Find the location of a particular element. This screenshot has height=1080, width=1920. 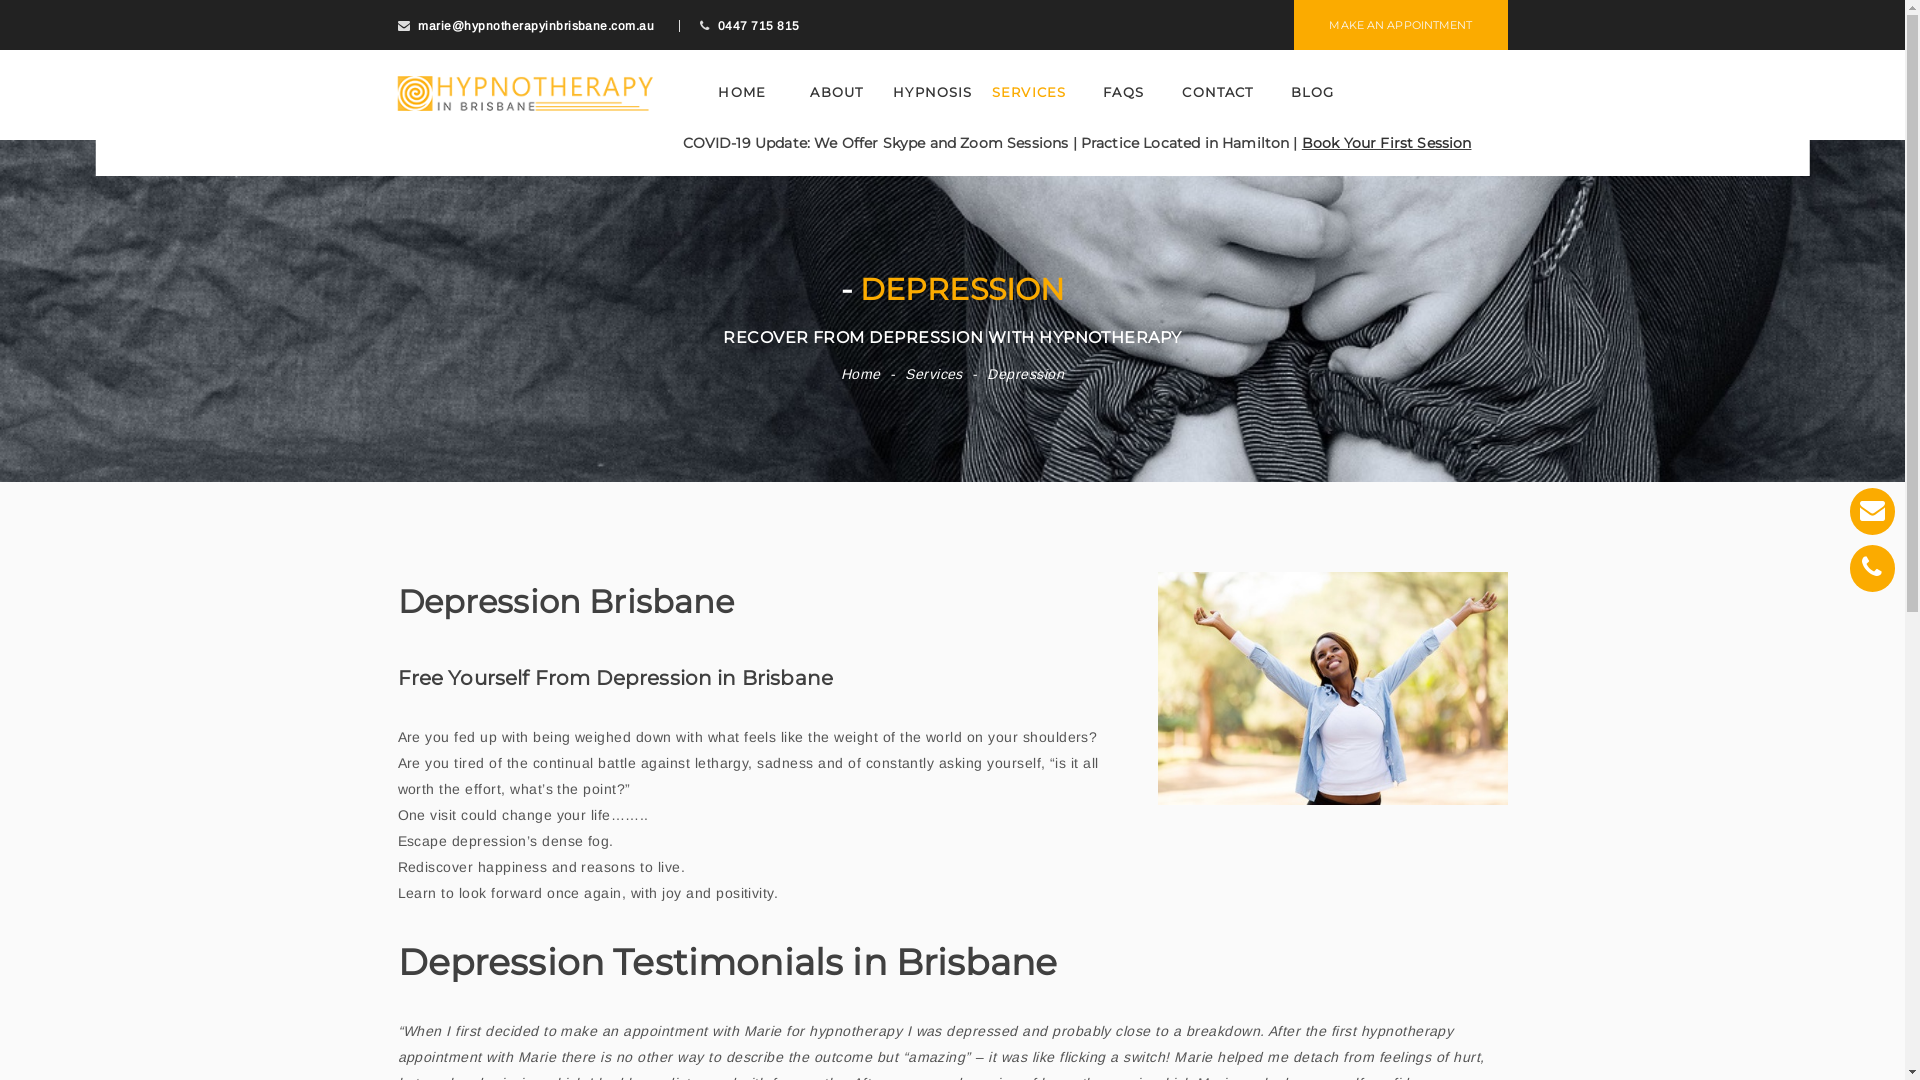

'HOME' is located at coordinates (741, 92).